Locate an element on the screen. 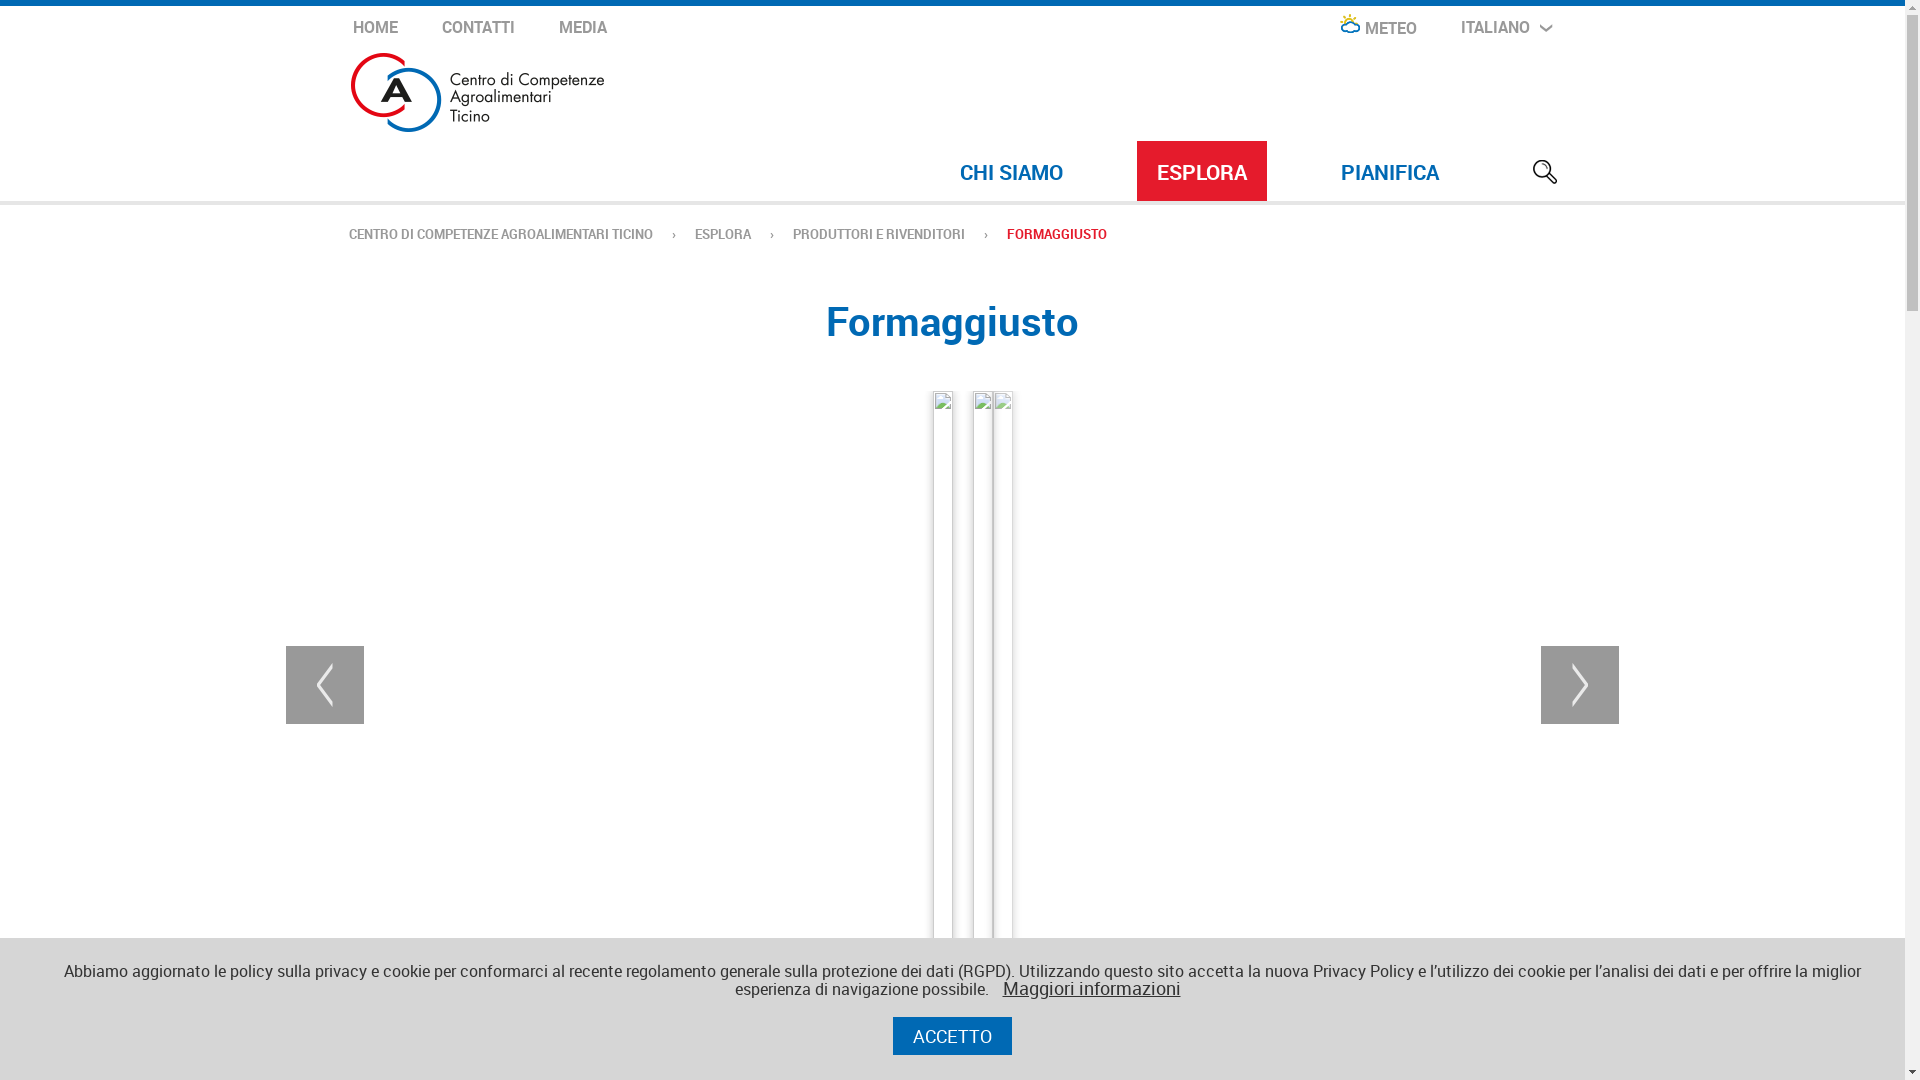 Image resolution: width=1920 pixels, height=1080 pixels. 'CHI SIAMO' is located at coordinates (960, 171).